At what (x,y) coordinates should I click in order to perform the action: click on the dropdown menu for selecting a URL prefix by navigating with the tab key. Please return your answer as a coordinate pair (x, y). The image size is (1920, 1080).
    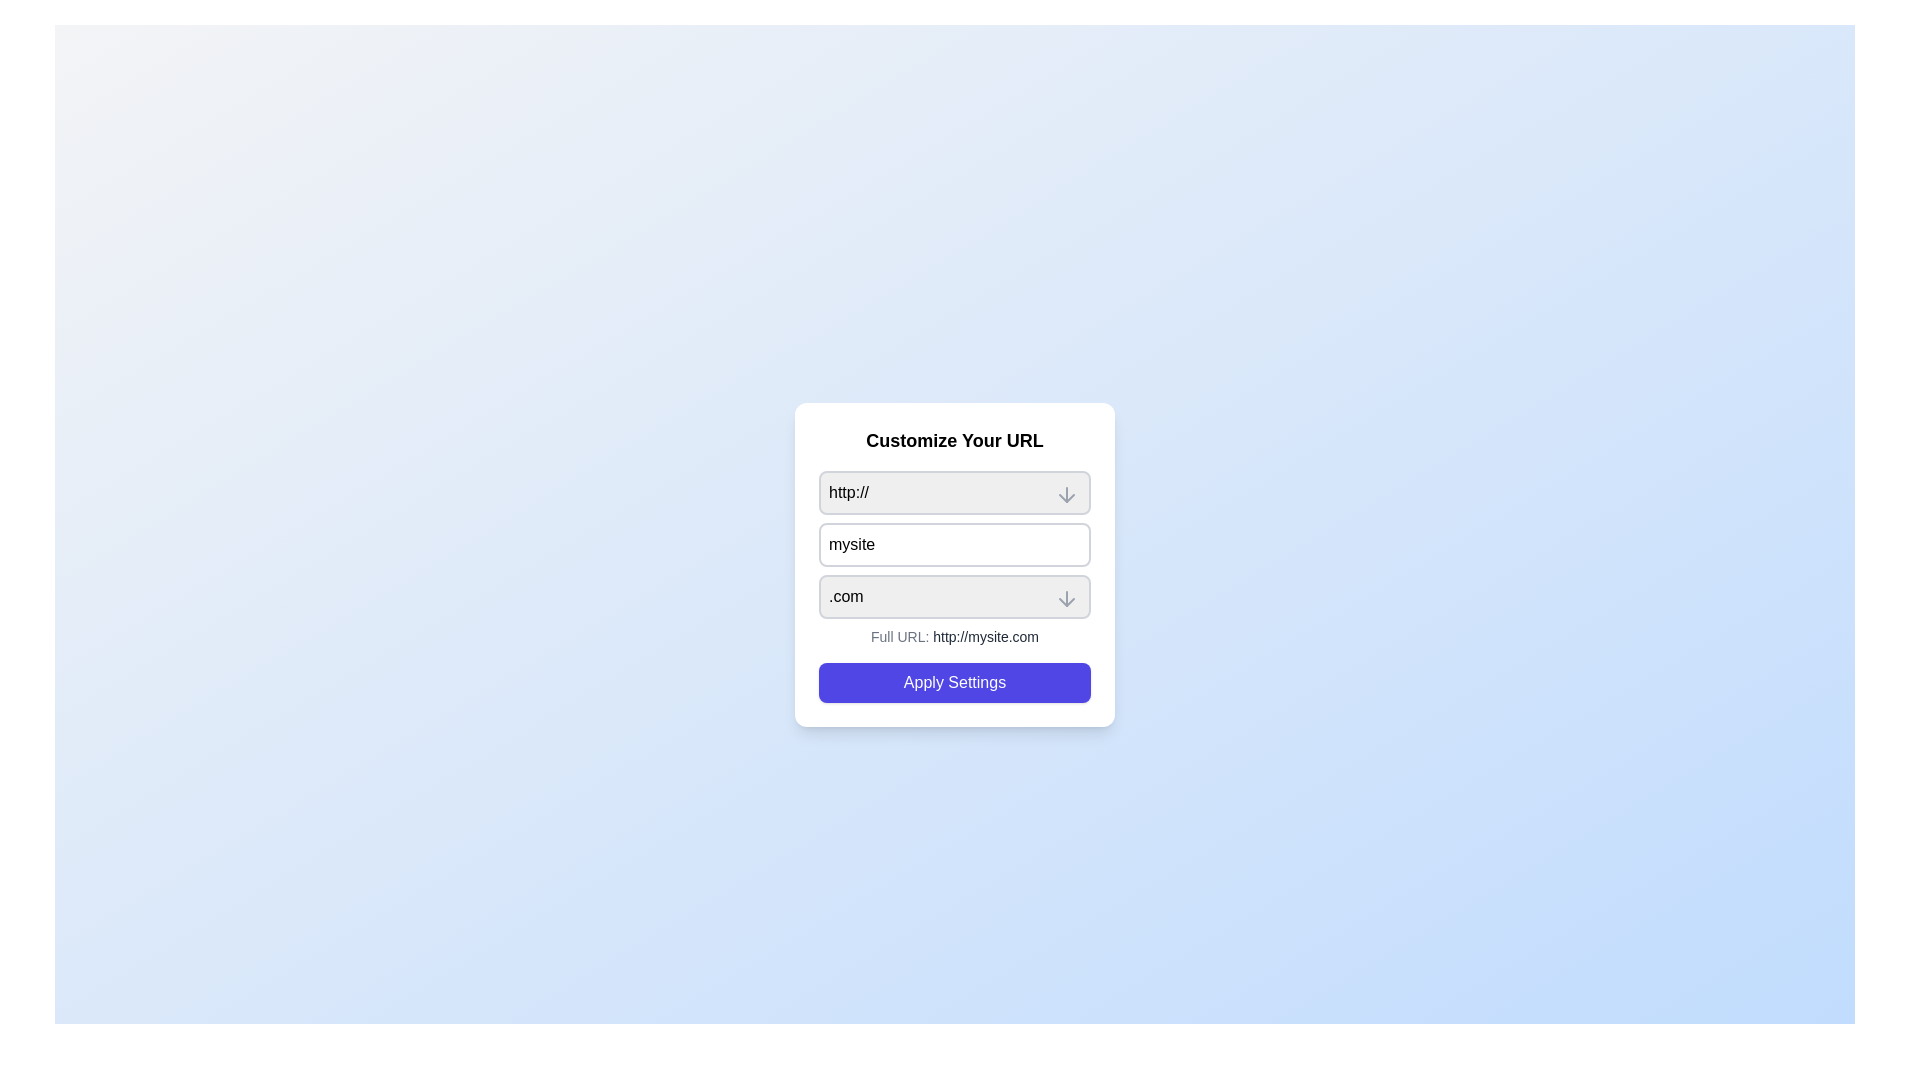
    Looking at the image, I should click on (954, 493).